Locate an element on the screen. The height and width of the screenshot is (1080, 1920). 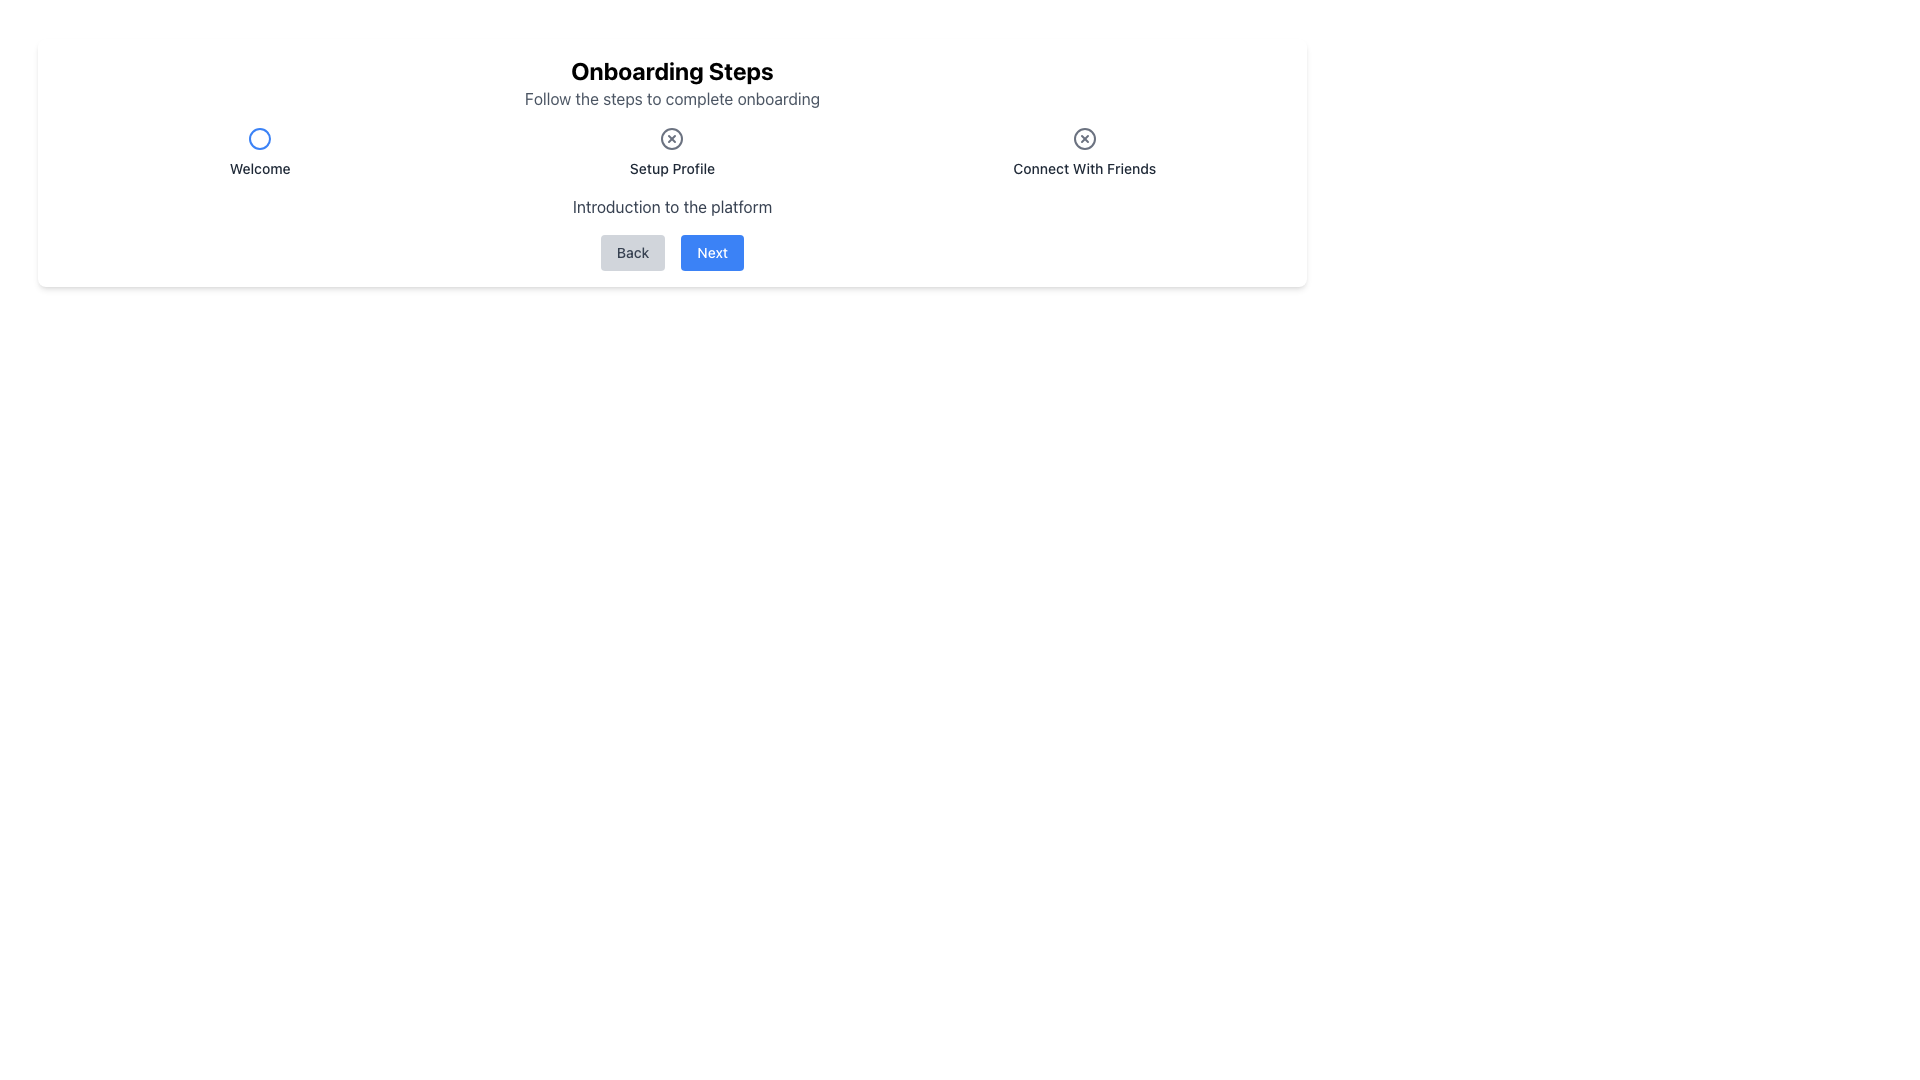
the 'Welcome' section text label, which is located directly below a blue circular icon and is the leftmost element in a group of three sections is located at coordinates (259, 152).